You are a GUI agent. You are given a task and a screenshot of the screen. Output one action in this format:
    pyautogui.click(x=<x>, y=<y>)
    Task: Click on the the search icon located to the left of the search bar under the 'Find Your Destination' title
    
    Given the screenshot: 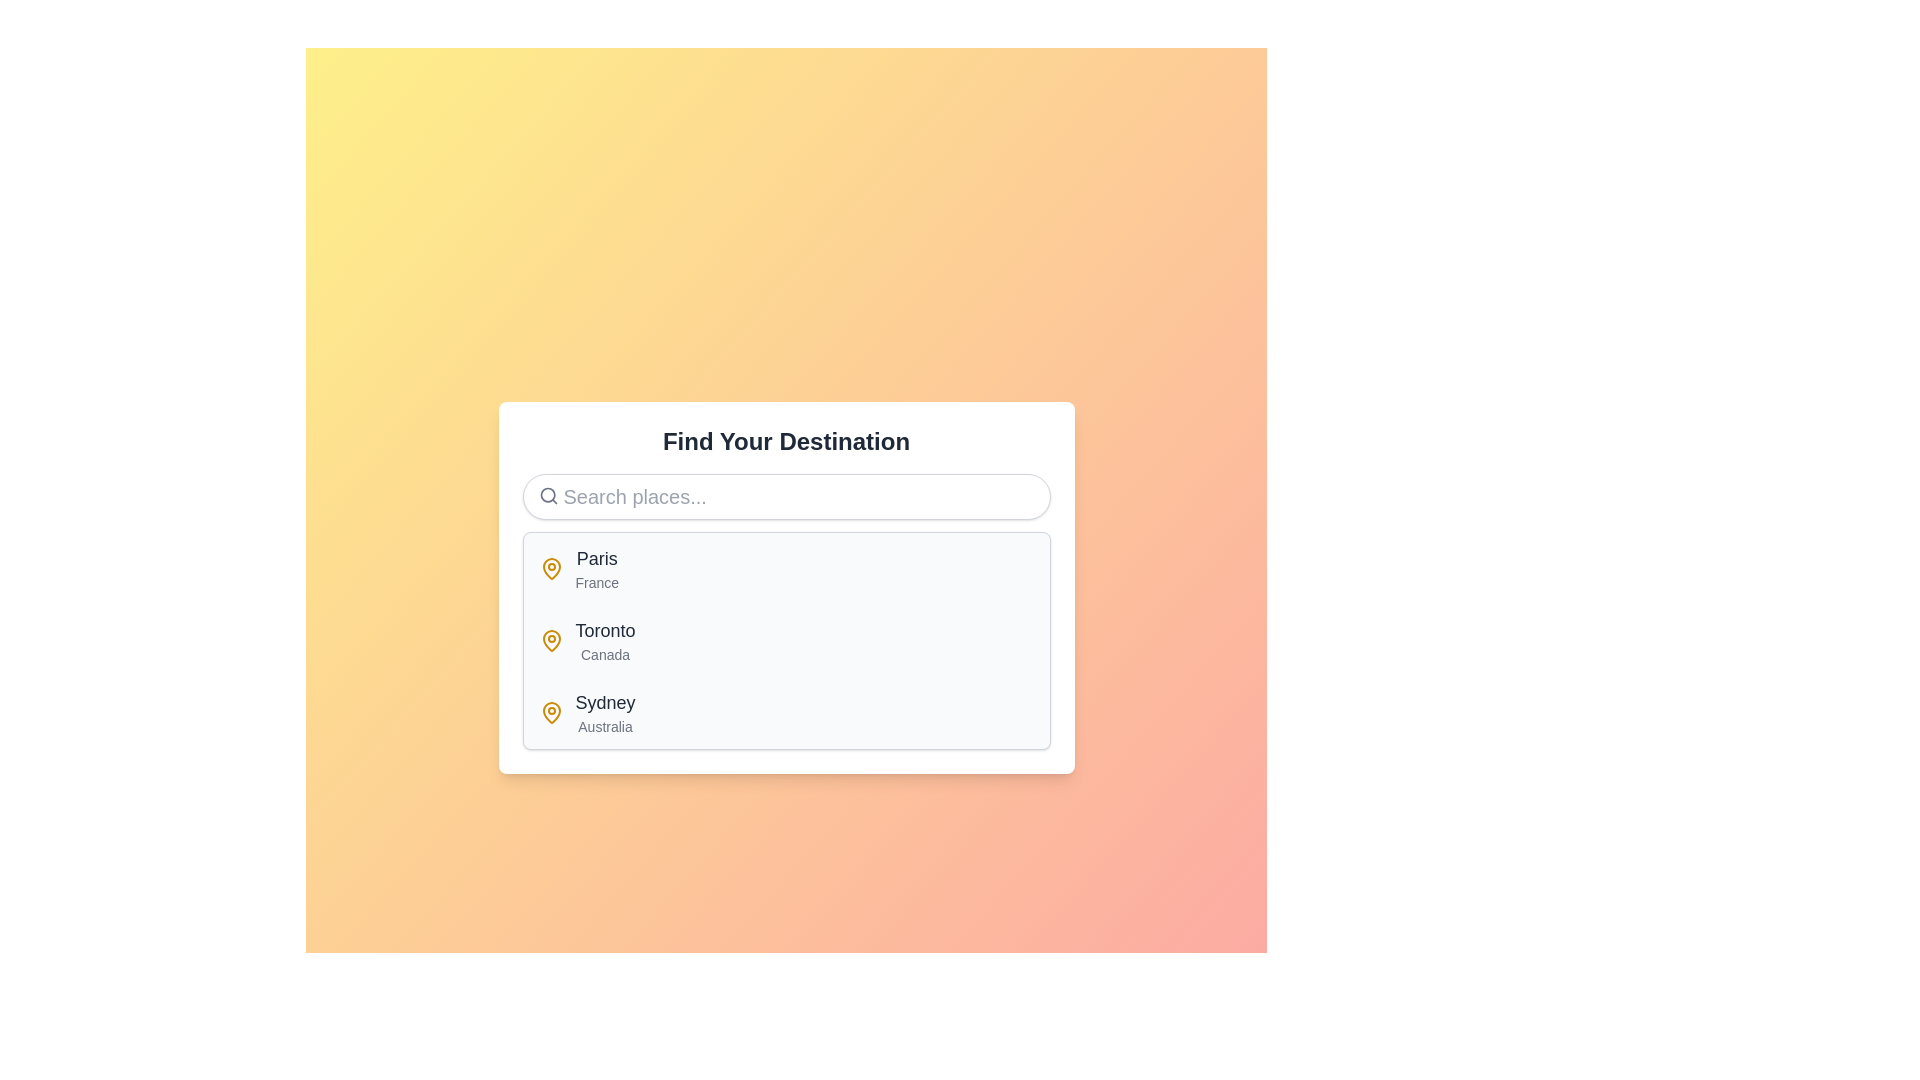 What is the action you would take?
    pyautogui.click(x=548, y=495)
    